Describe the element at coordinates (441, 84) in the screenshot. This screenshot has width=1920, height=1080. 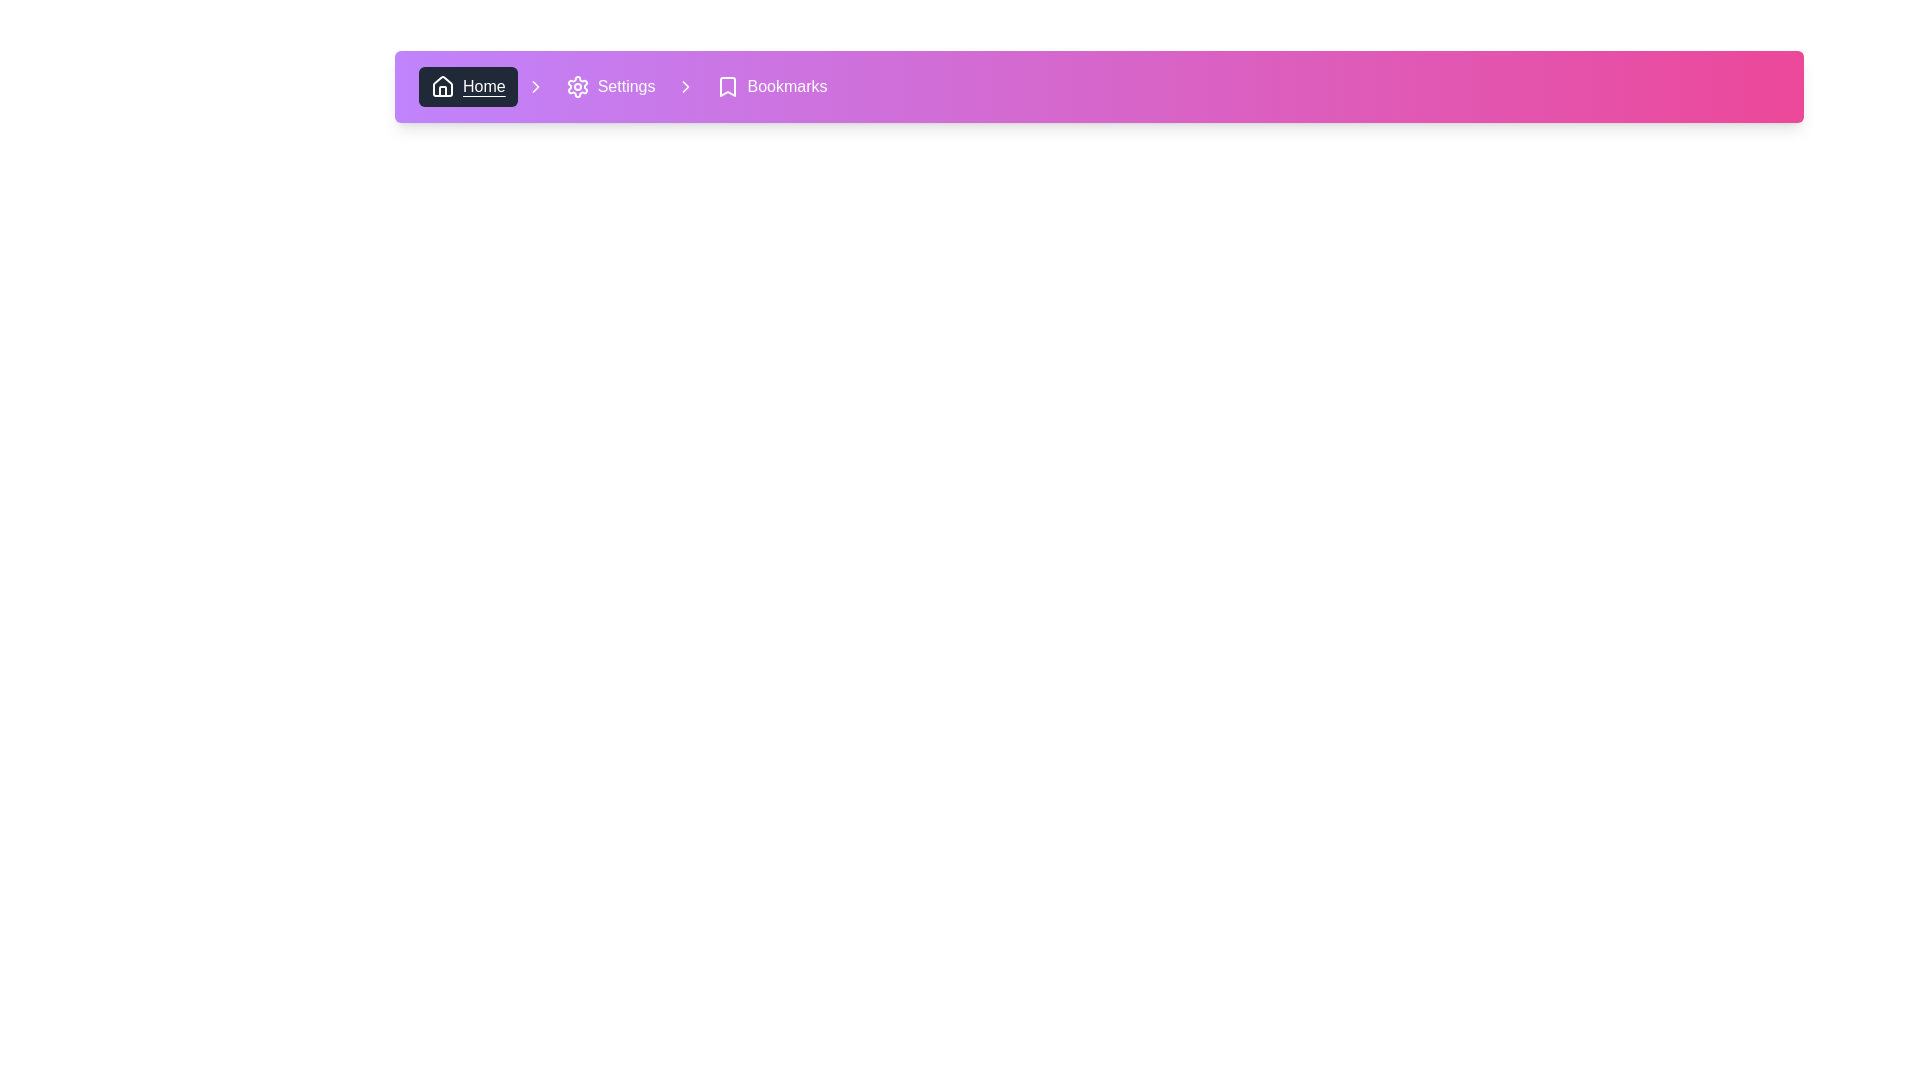
I see `the 'Home' icon located at the top left of the navigation bar, which signifies a return to the main page or dashboard` at that location.